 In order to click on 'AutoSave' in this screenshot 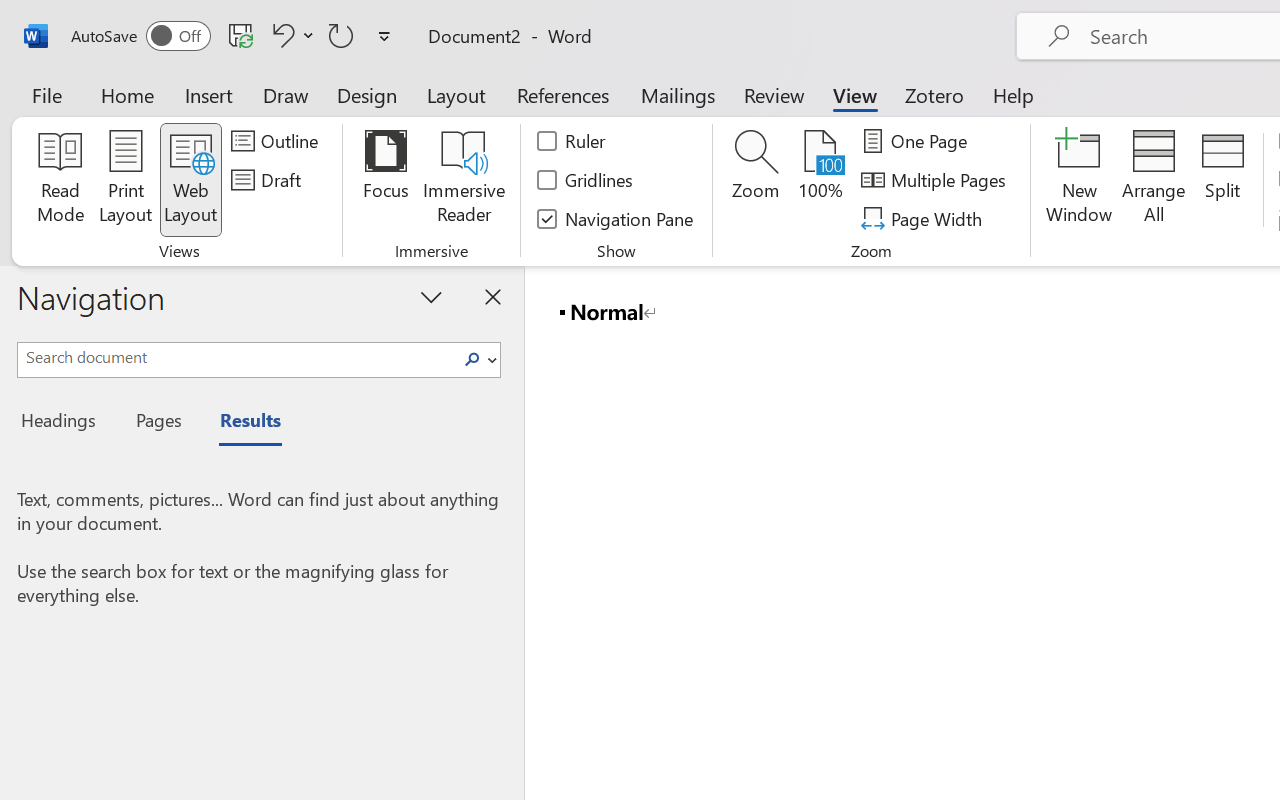, I will do `click(139, 35)`.